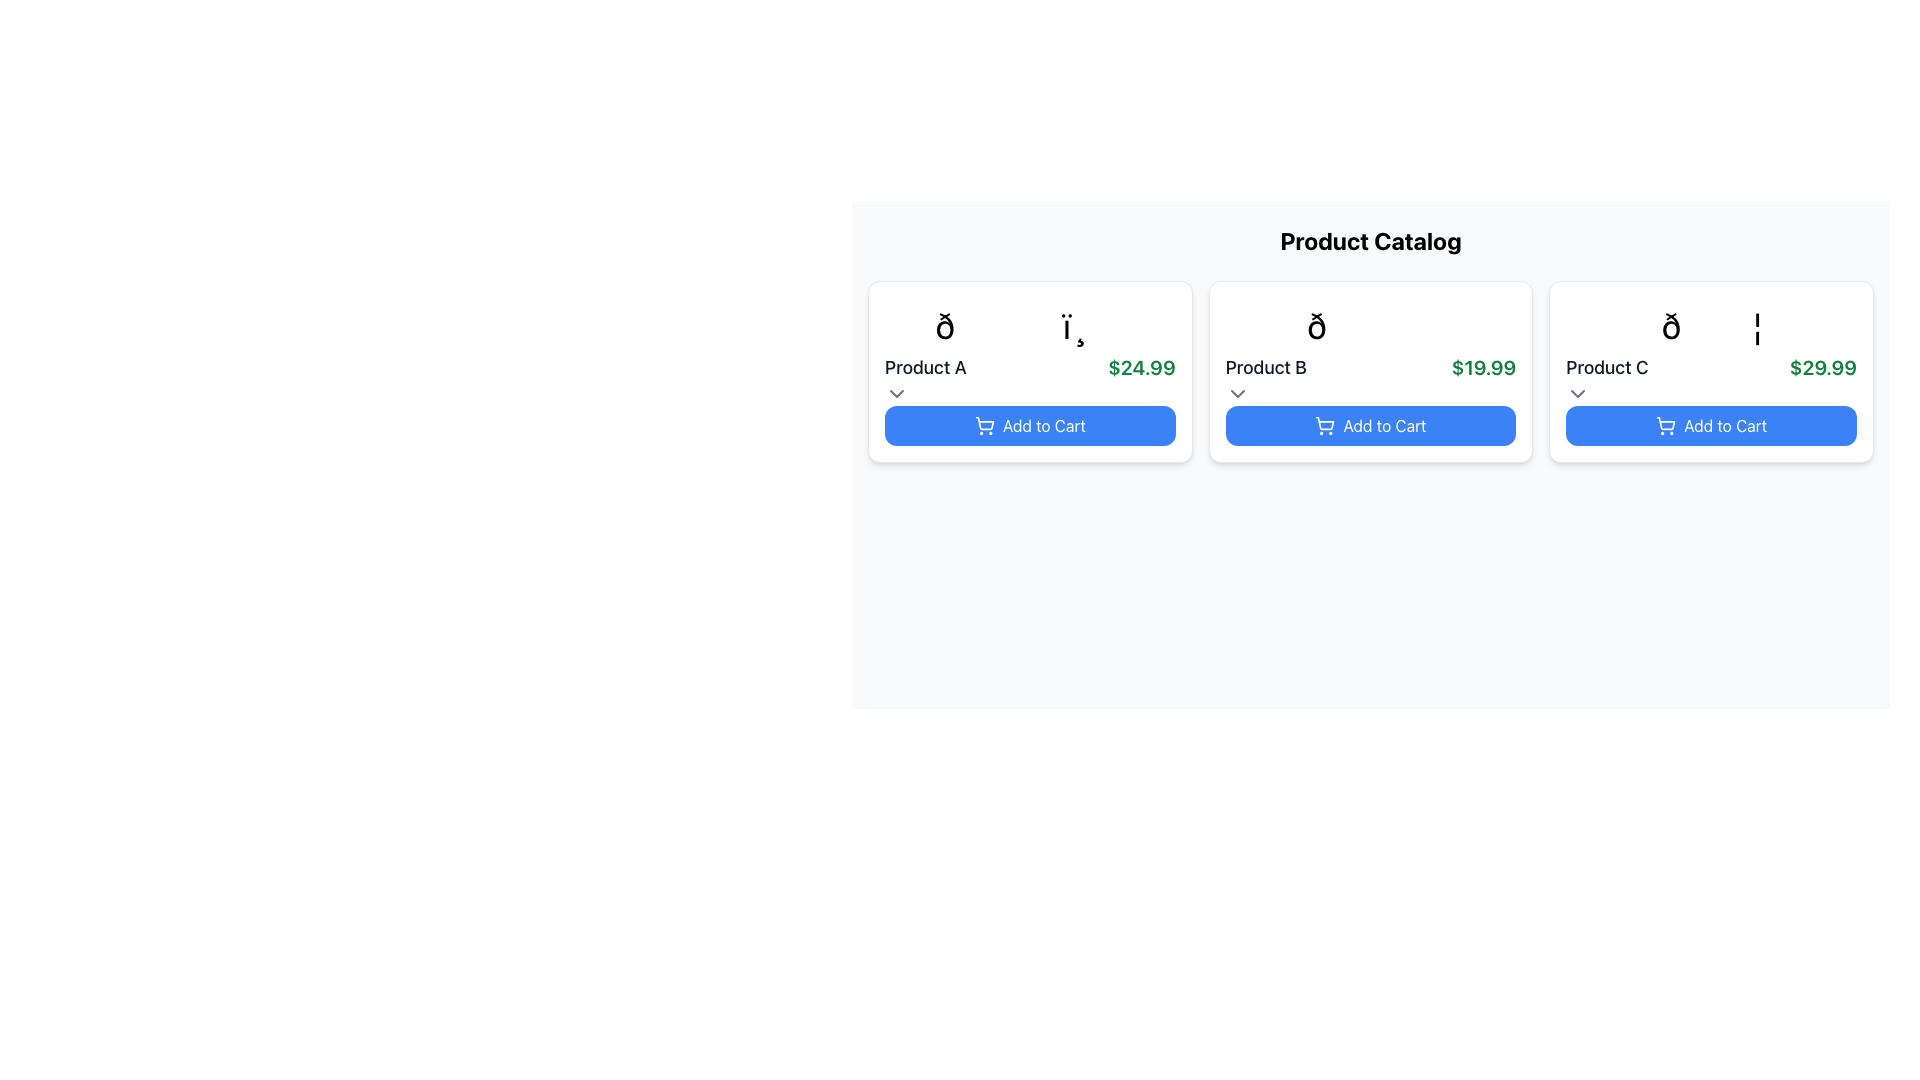  I want to click on the text label displaying 'Product C' which is part of the card layout under the 'Product Catalog' header in the rightmost card, so click(1607, 367).